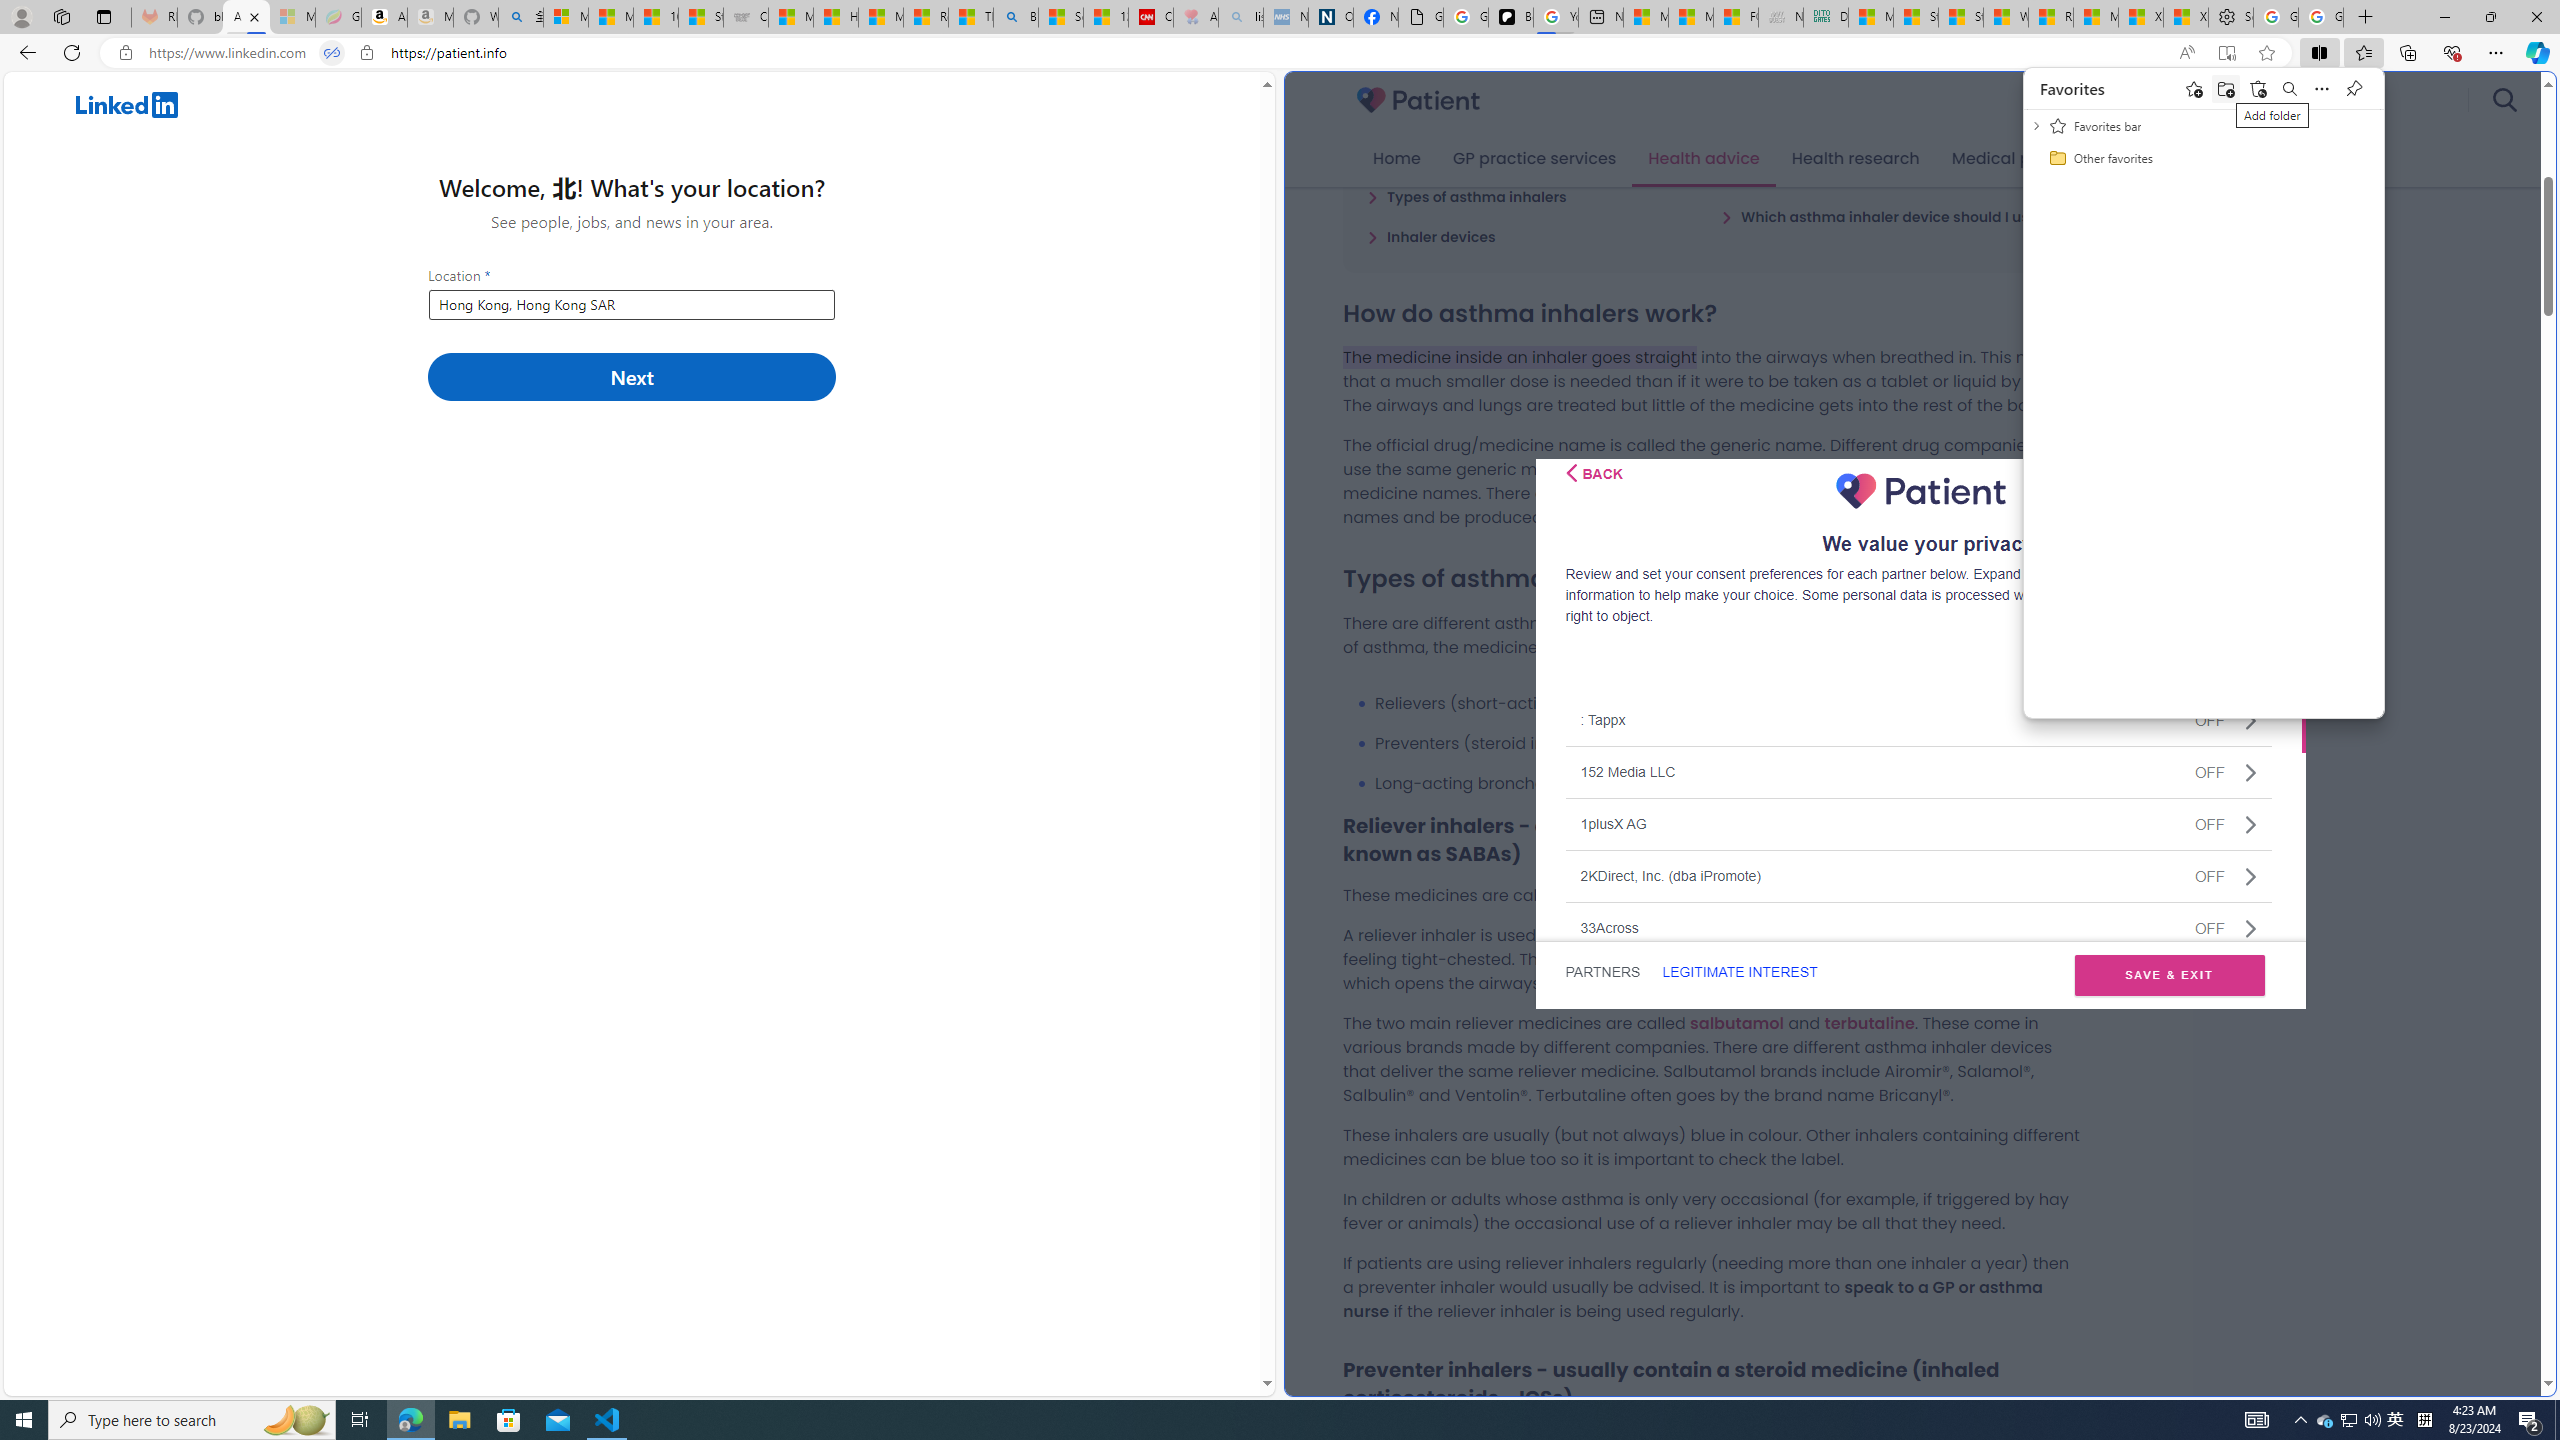 Image resolution: width=2560 pixels, height=1440 pixels. I want to click on 'FOX News - MSN', so click(1734, 16).